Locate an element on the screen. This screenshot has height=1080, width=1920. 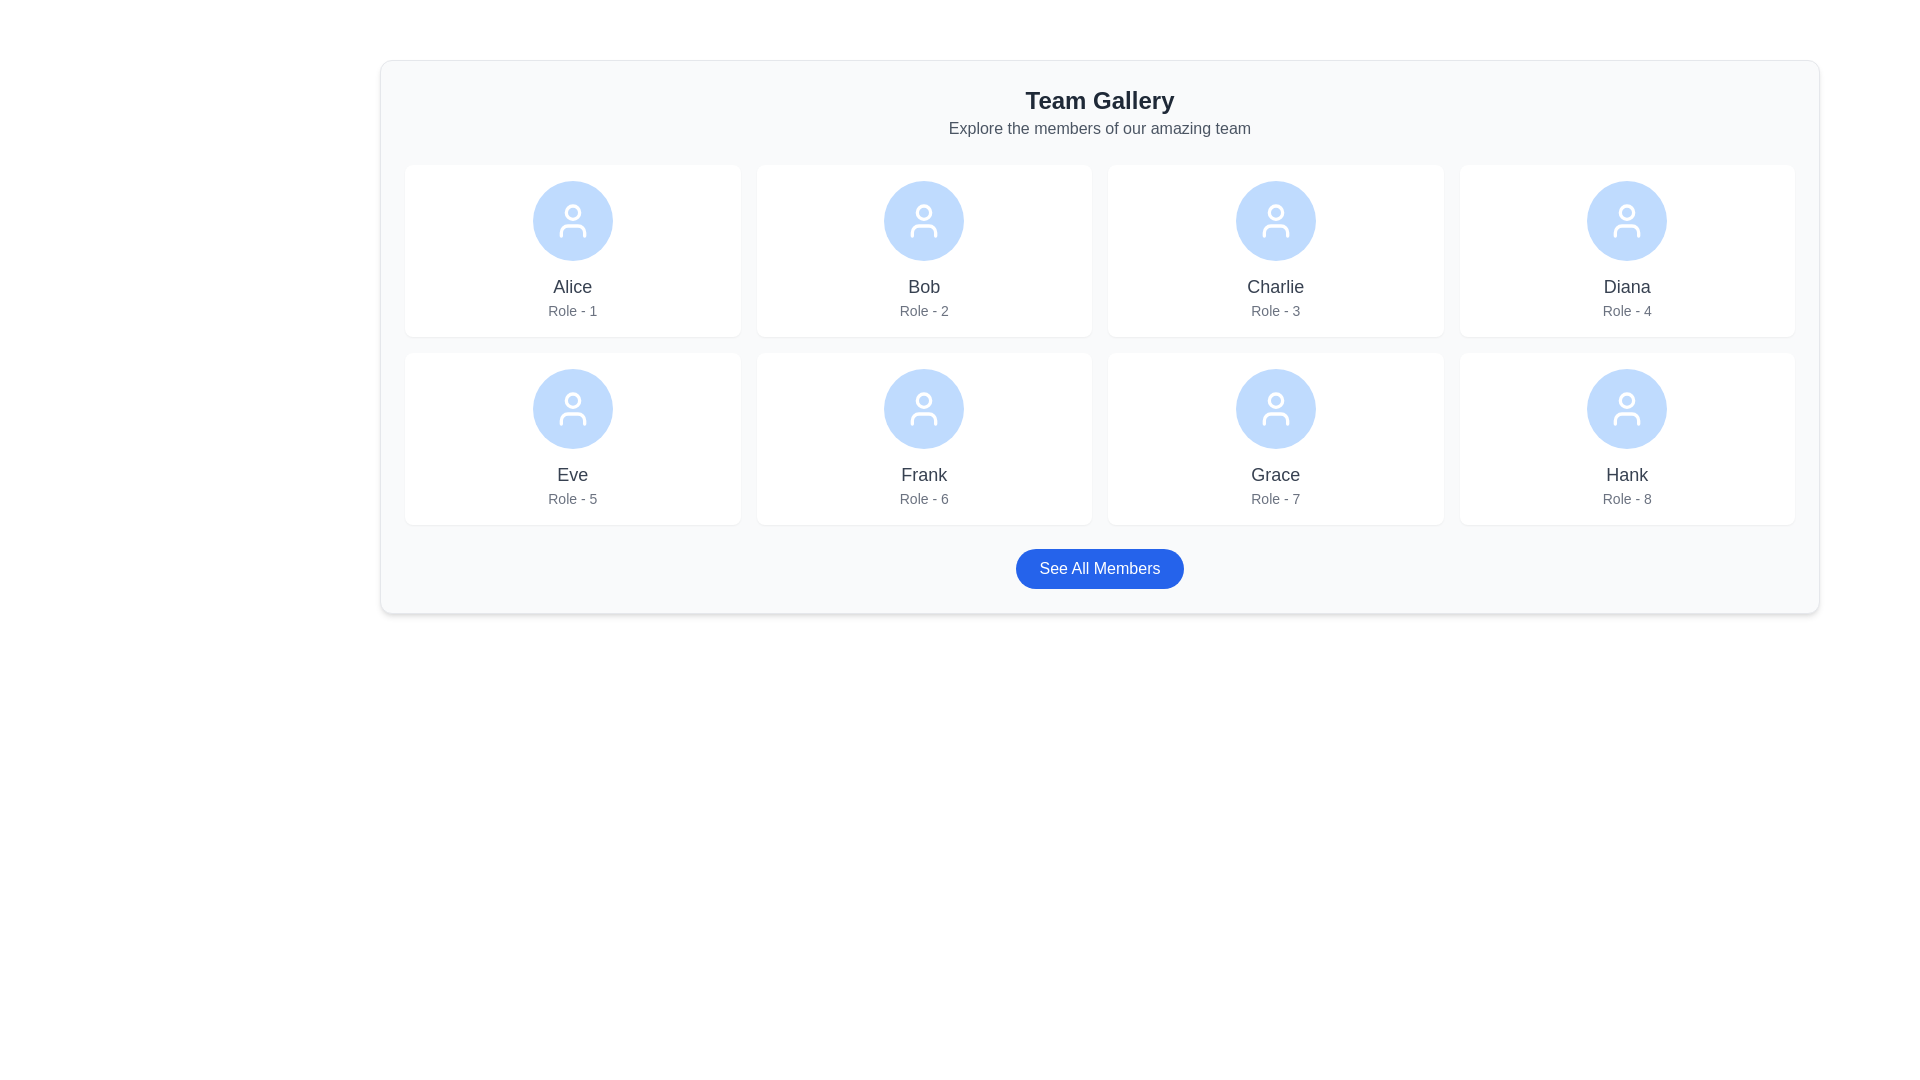
the user icon representing 'Alice' in the top-left corner of the profile grid is located at coordinates (571, 220).